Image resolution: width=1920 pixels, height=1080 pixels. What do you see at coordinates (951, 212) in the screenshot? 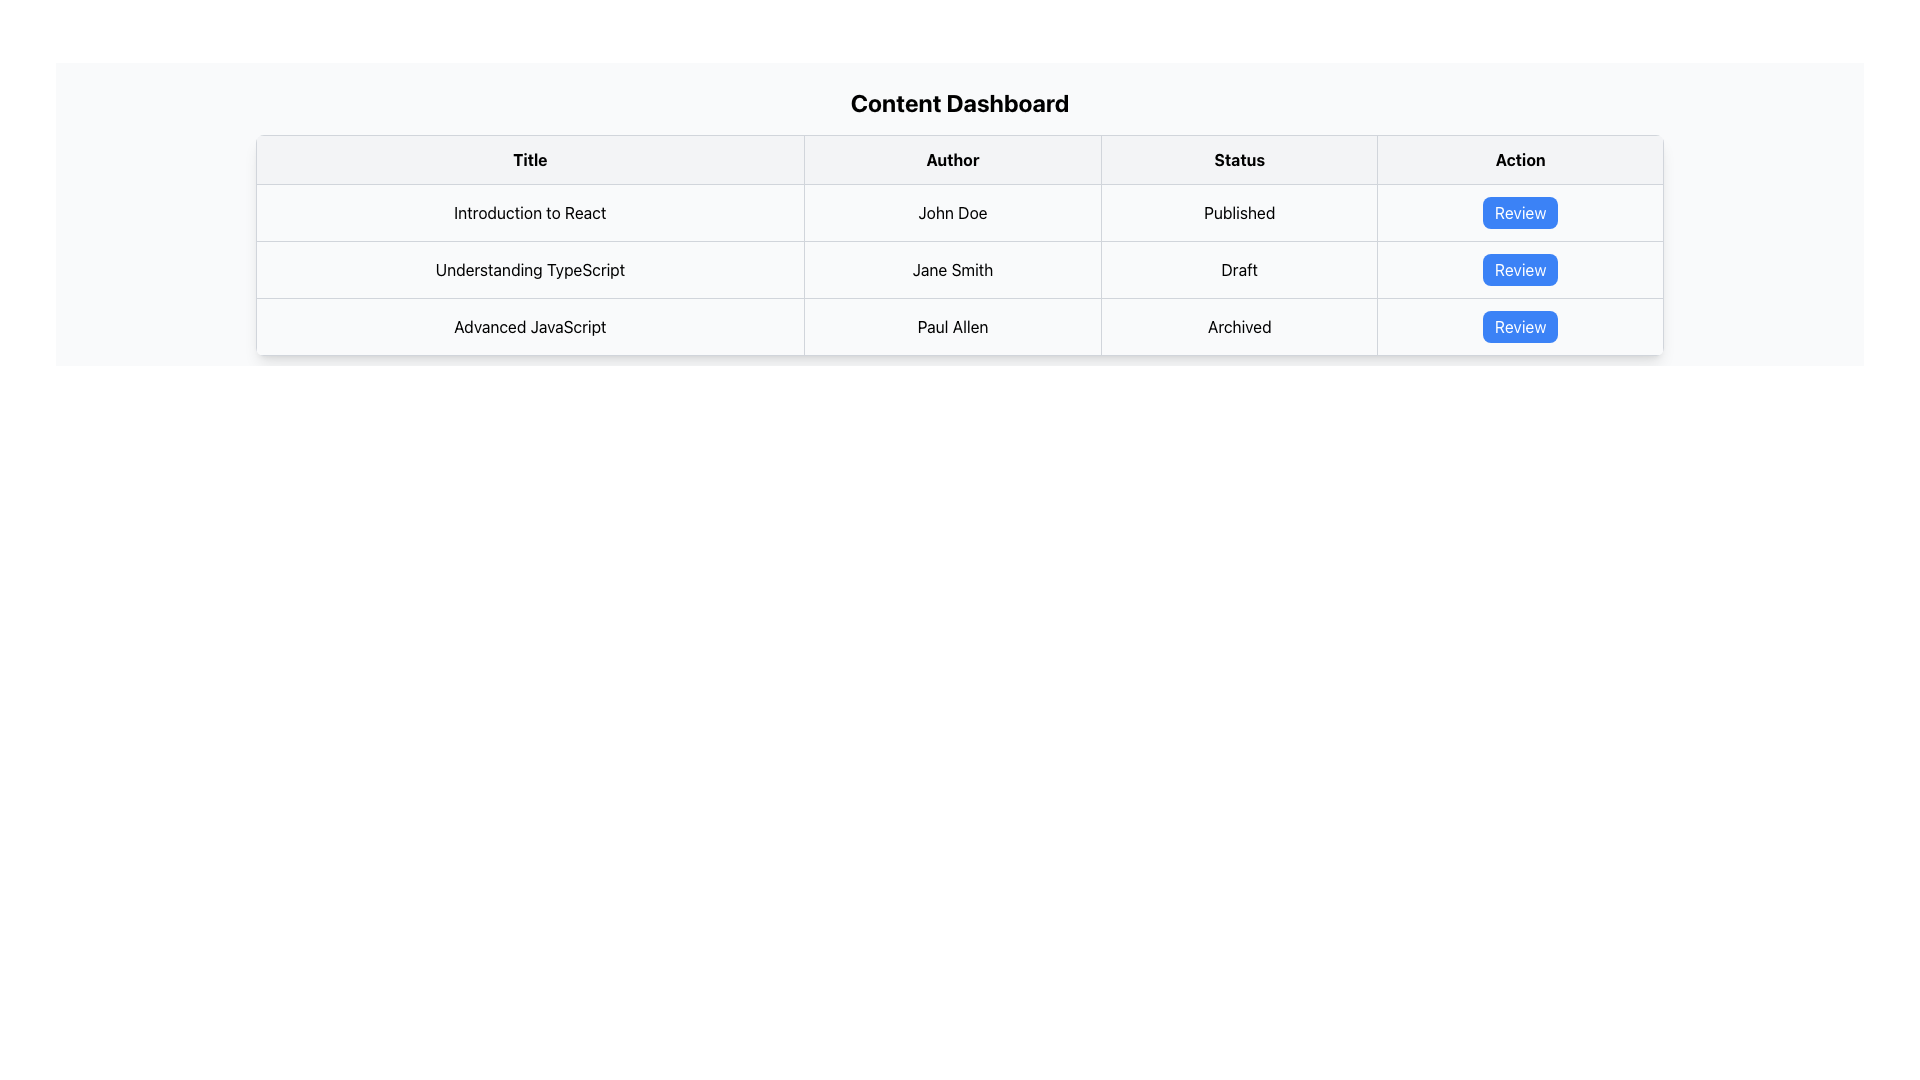
I see `the text label displaying 'John Doe' in the second cell of the 'Author' column in the first row of the table` at bounding box center [951, 212].